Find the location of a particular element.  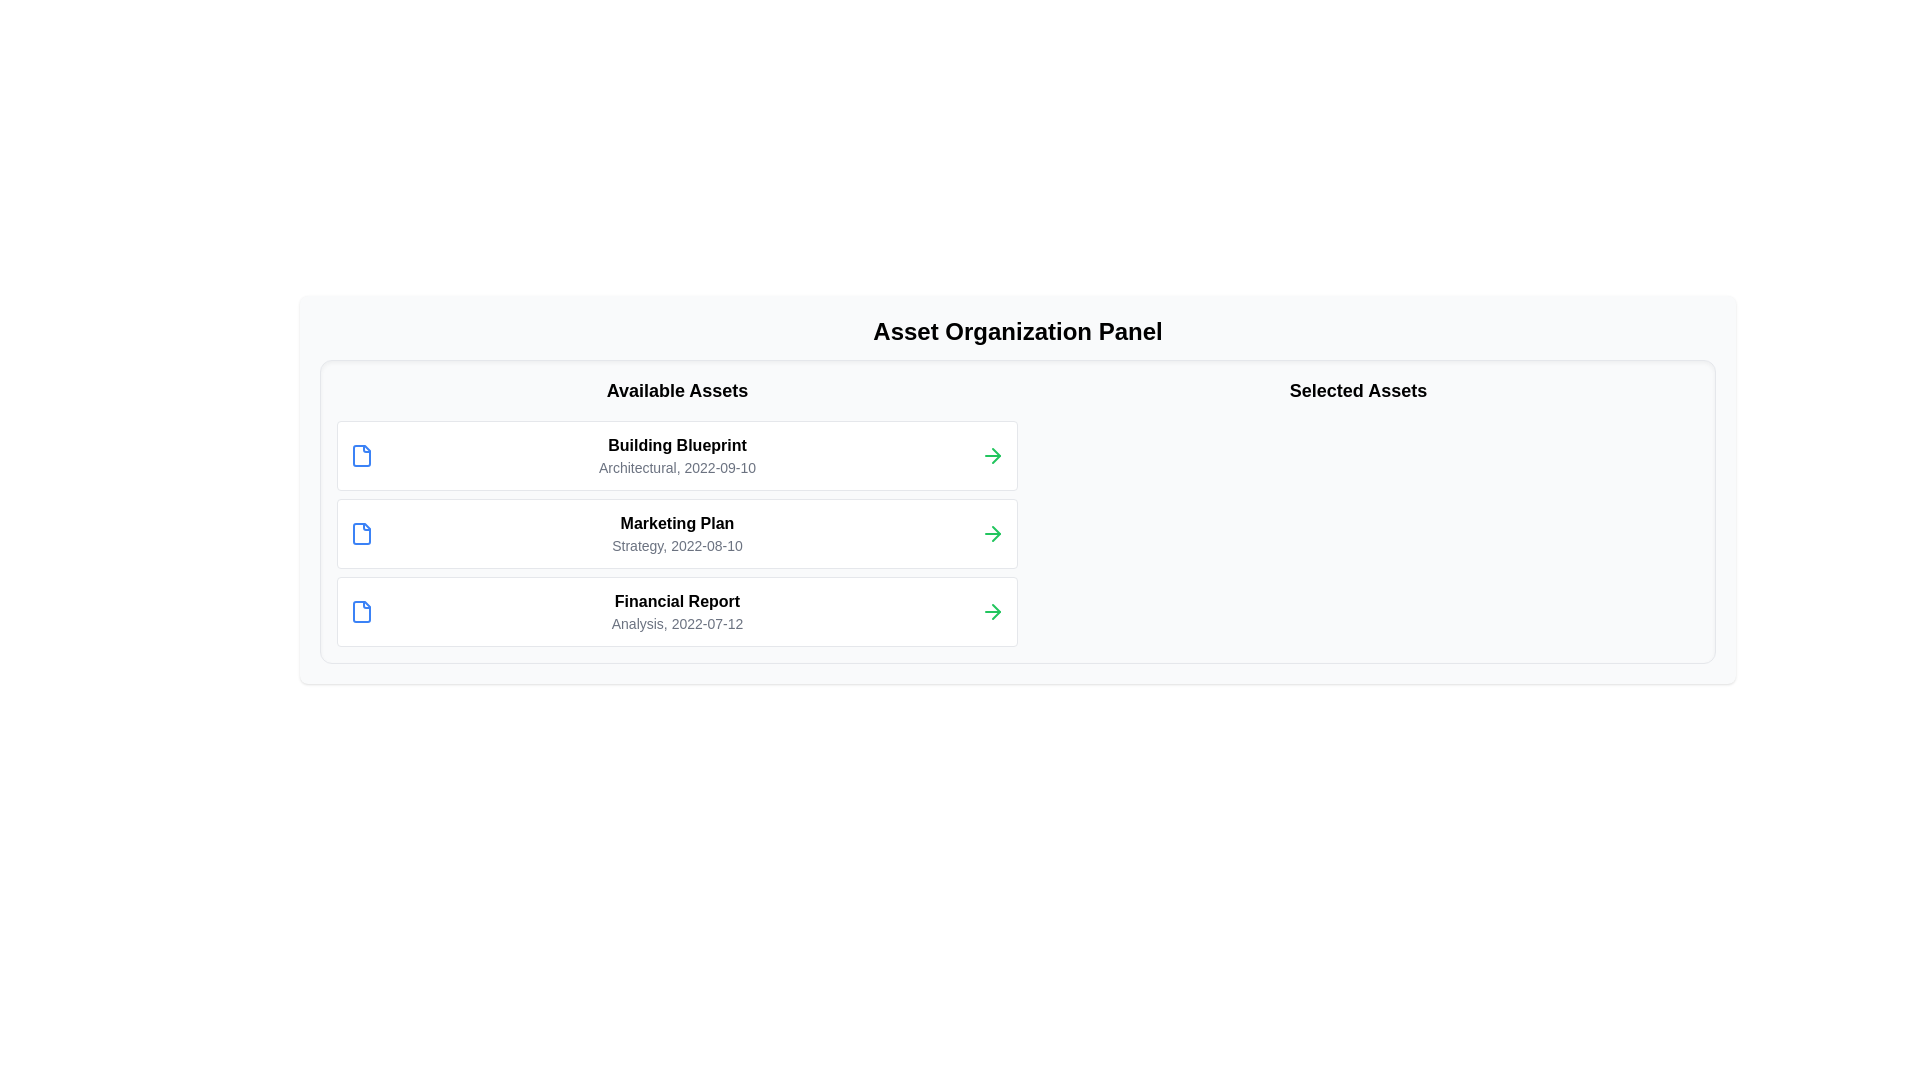

the asset file icon located in the first asset card under the 'Available Assets' section, positioned to the far left of the card, adjacent to the asset details text is located at coordinates (361, 455).